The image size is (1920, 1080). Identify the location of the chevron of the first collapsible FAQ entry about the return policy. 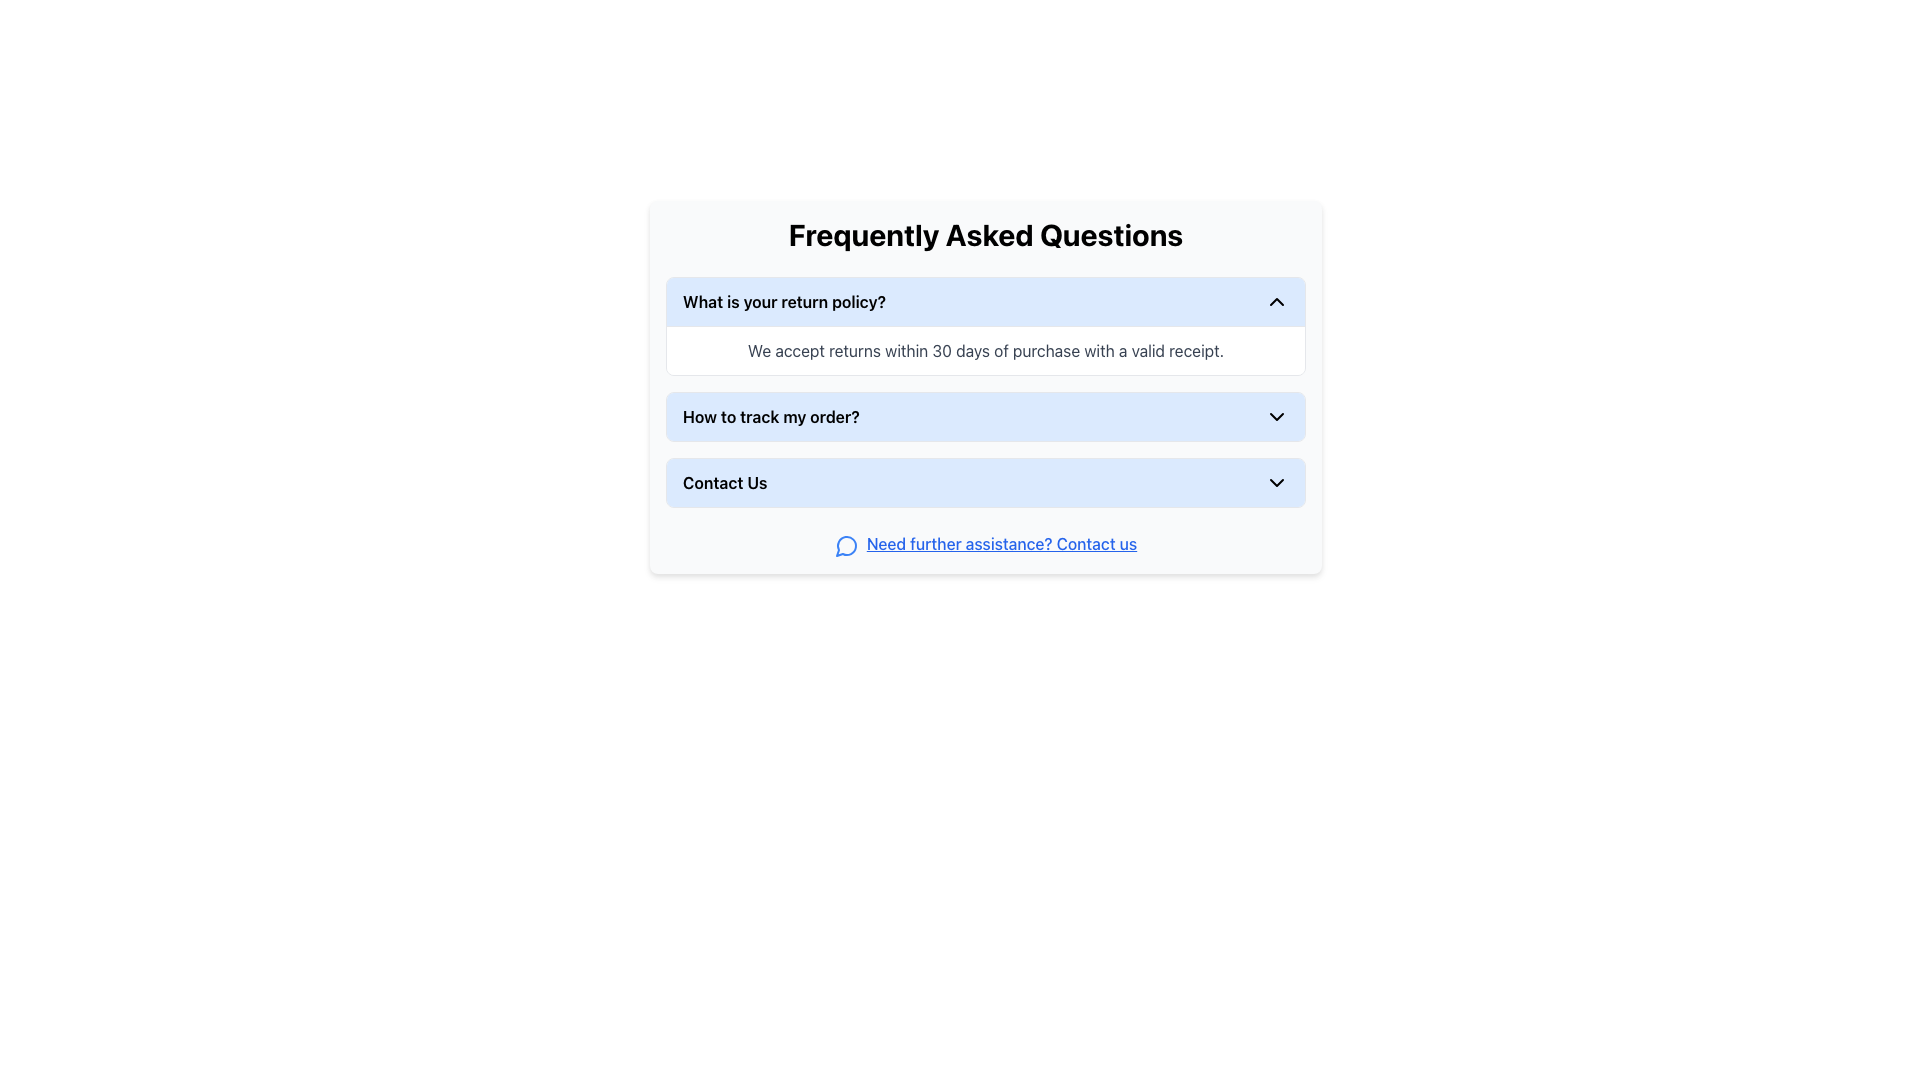
(985, 325).